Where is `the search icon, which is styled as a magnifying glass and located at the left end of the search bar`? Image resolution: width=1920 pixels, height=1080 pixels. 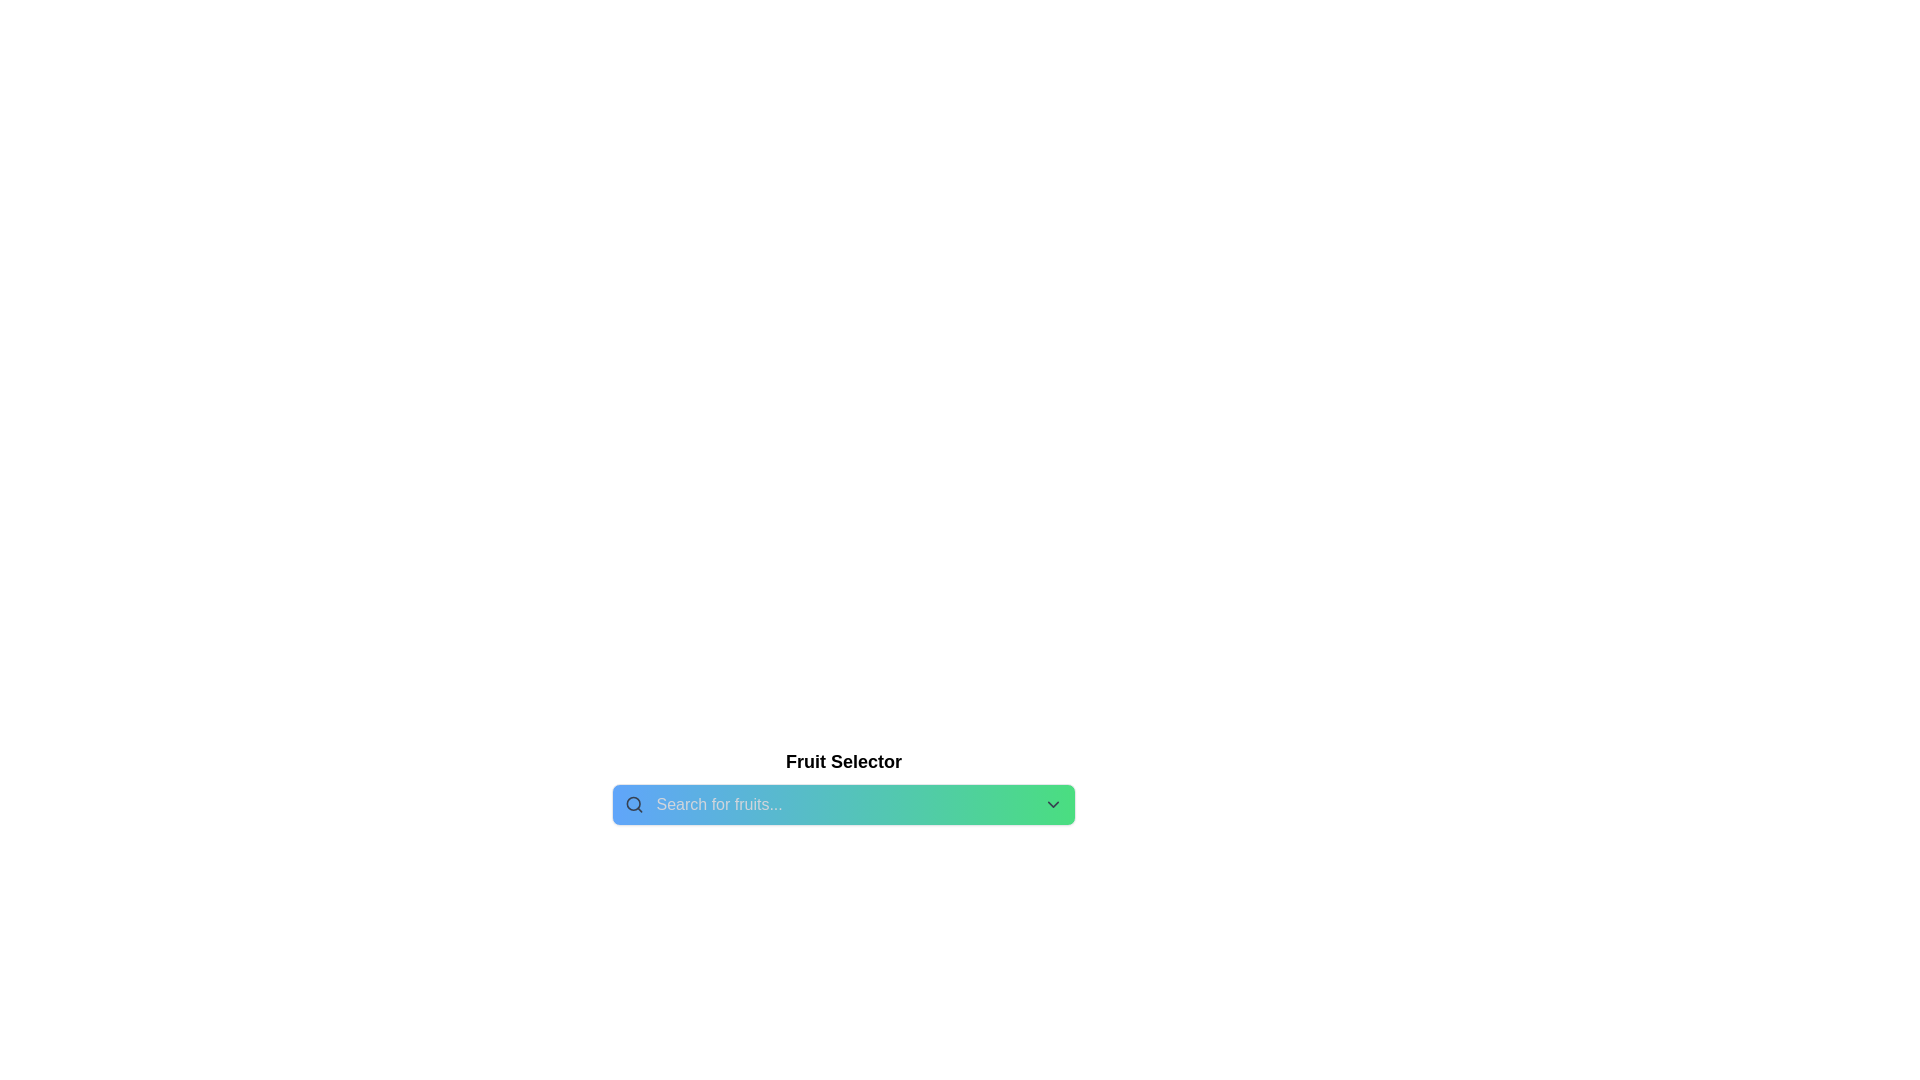 the search icon, which is styled as a magnifying glass and located at the left end of the search bar is located at coordinates (633, 804).